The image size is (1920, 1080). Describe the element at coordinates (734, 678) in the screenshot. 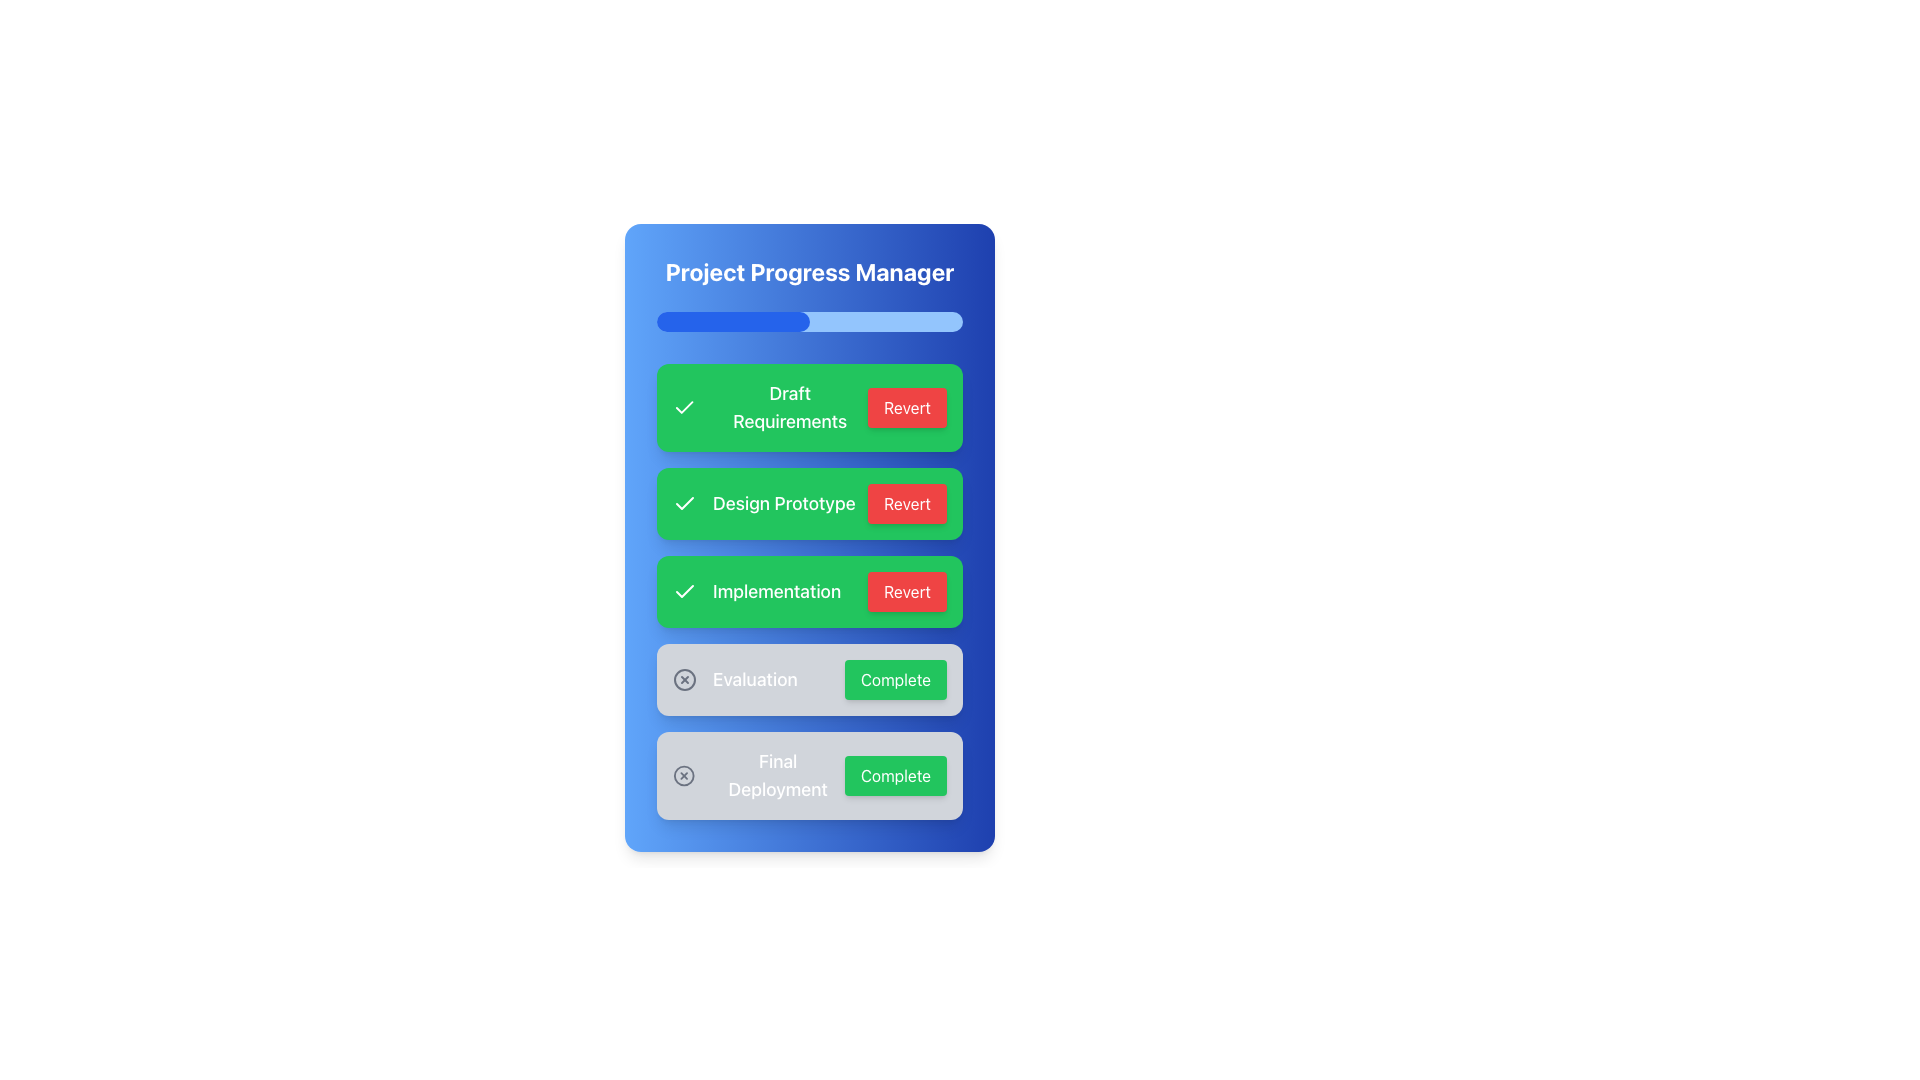

I see `the label indicating the current evaluation stage of the task in the fourth task card, located to the left of the 'Complete' button` at that location.